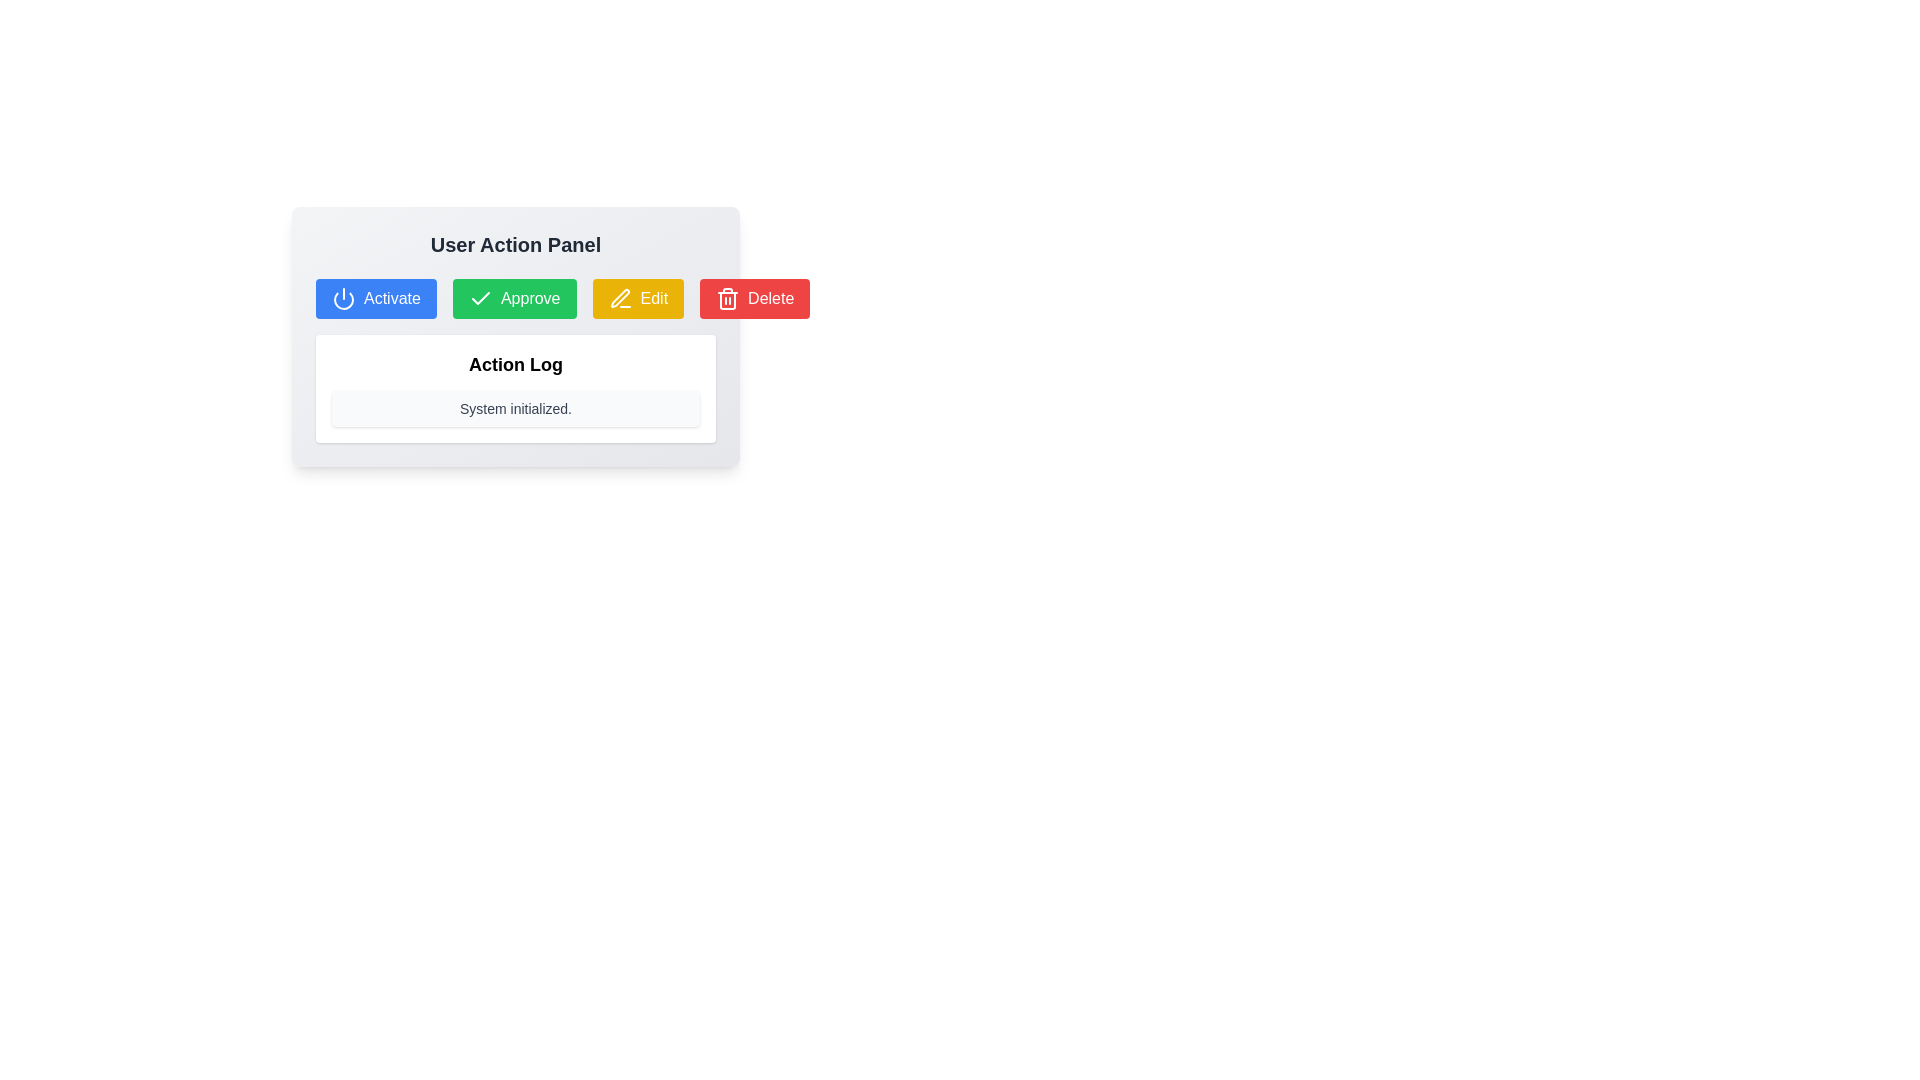  What do you see at coordinates (515, 361) in the screenshot?
I see `the 'Action Log' informational section which contains the title in bold and a message stating 'System initialized.'` at bounding box center [515, 361].